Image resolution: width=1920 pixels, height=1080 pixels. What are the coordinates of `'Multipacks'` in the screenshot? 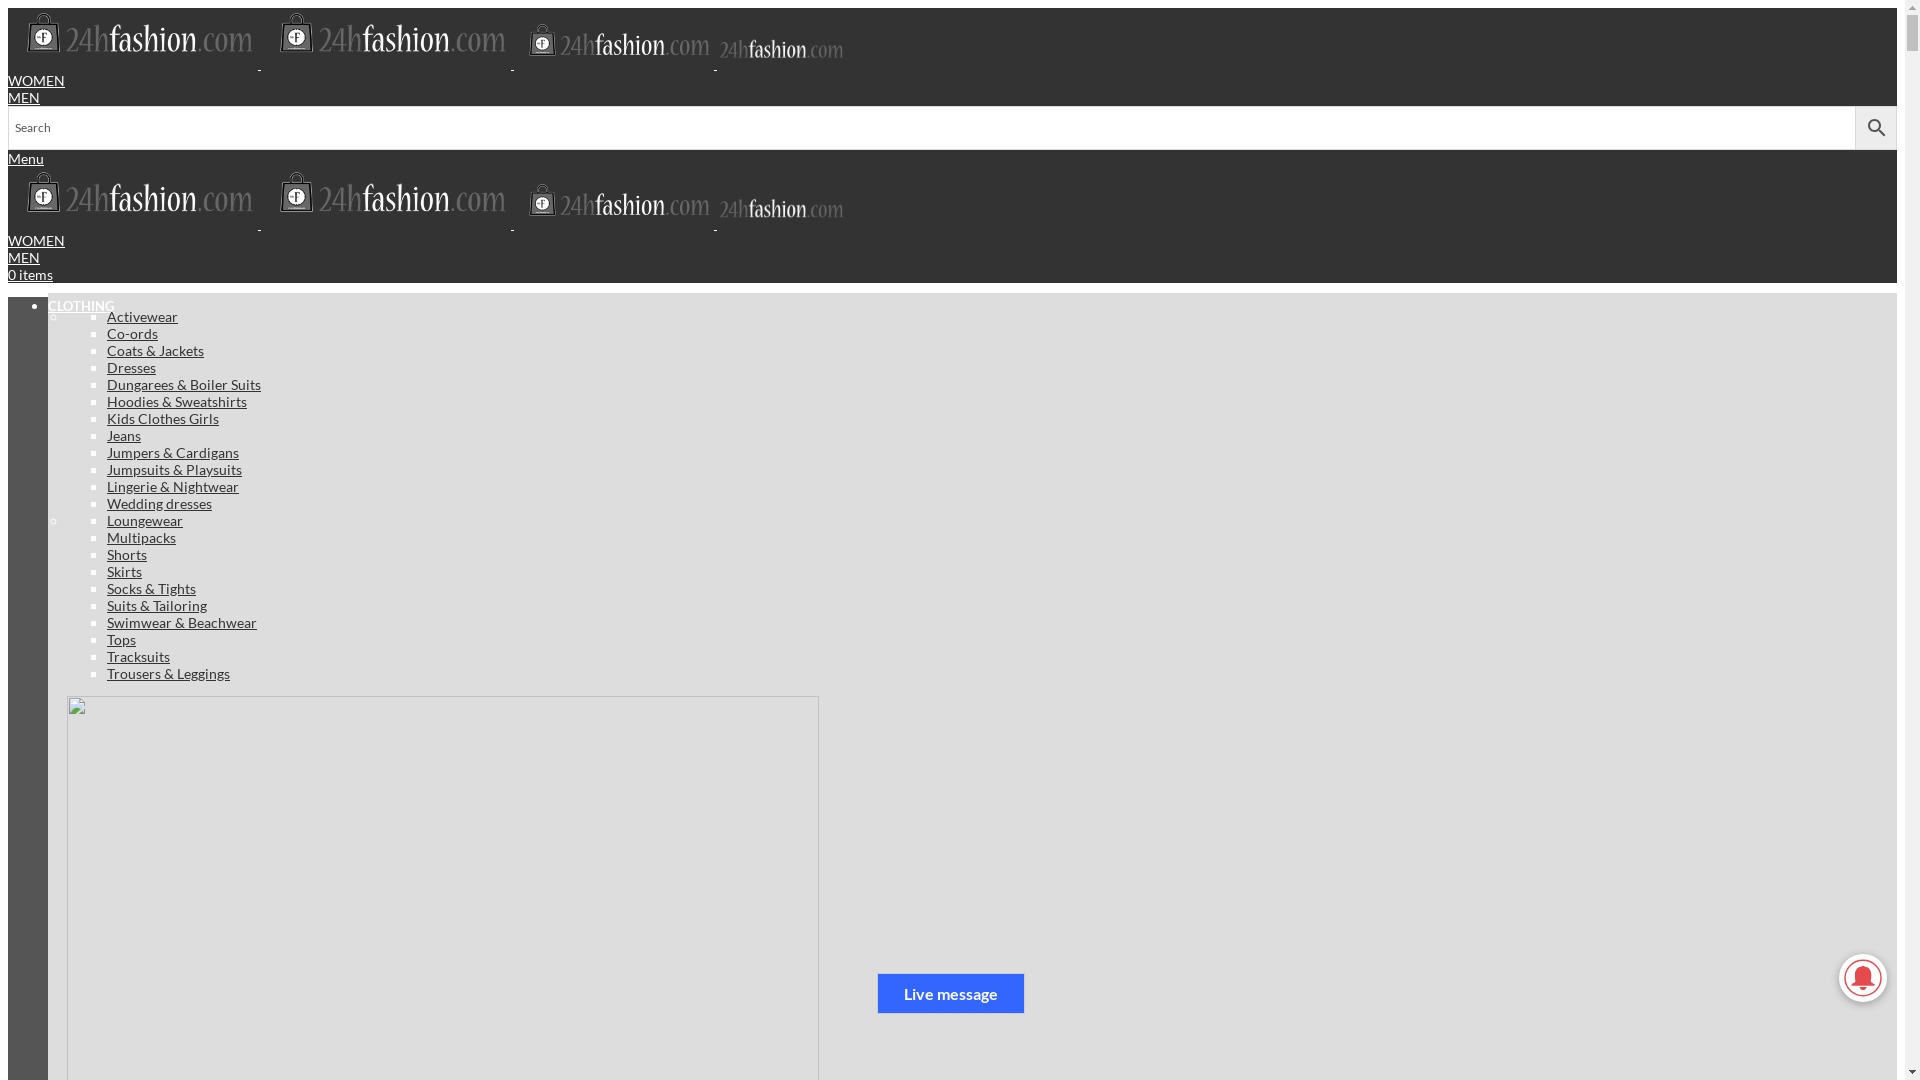 It's located at (140, 535).